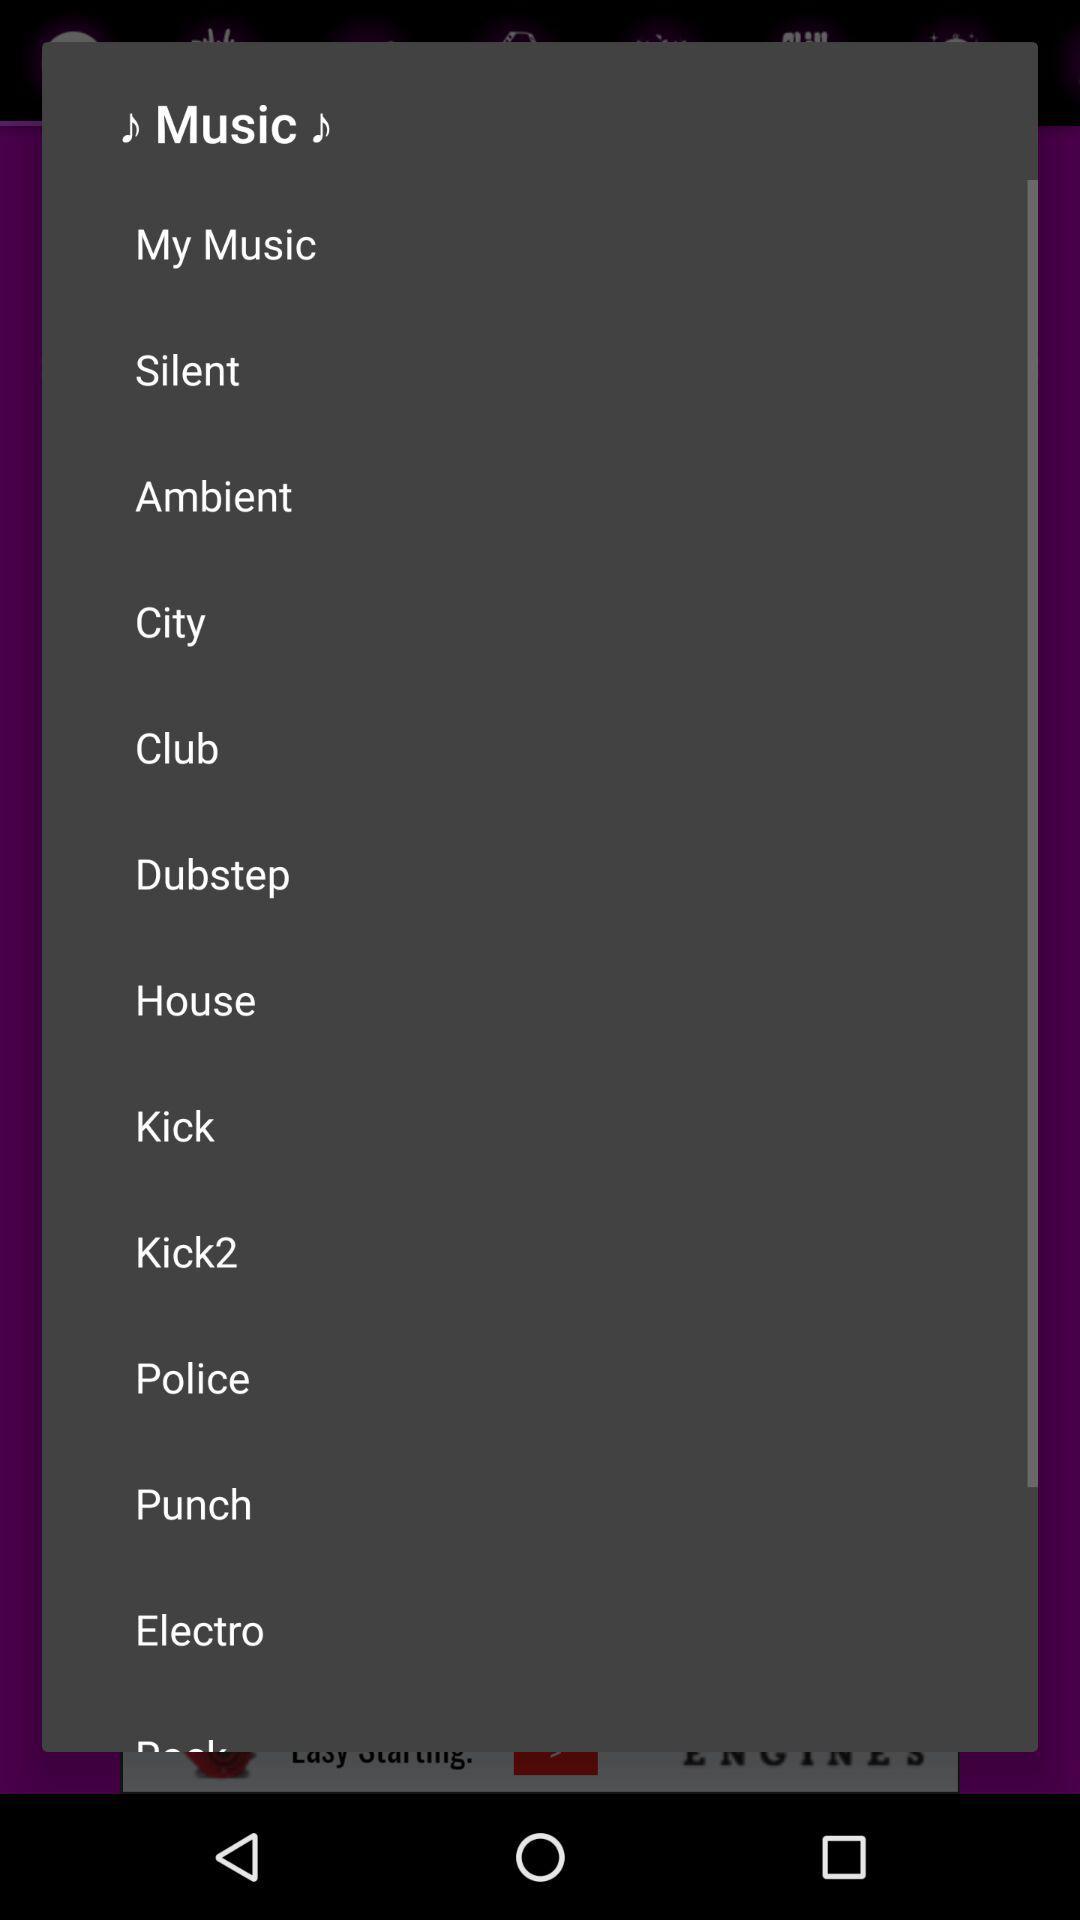 The height and width of the screenshot is (1920, 1080). What do you see at coordinates (540, 1628) in the screenshot?
I see `item below the 		punch icon` at bounding box center [540, 1628].